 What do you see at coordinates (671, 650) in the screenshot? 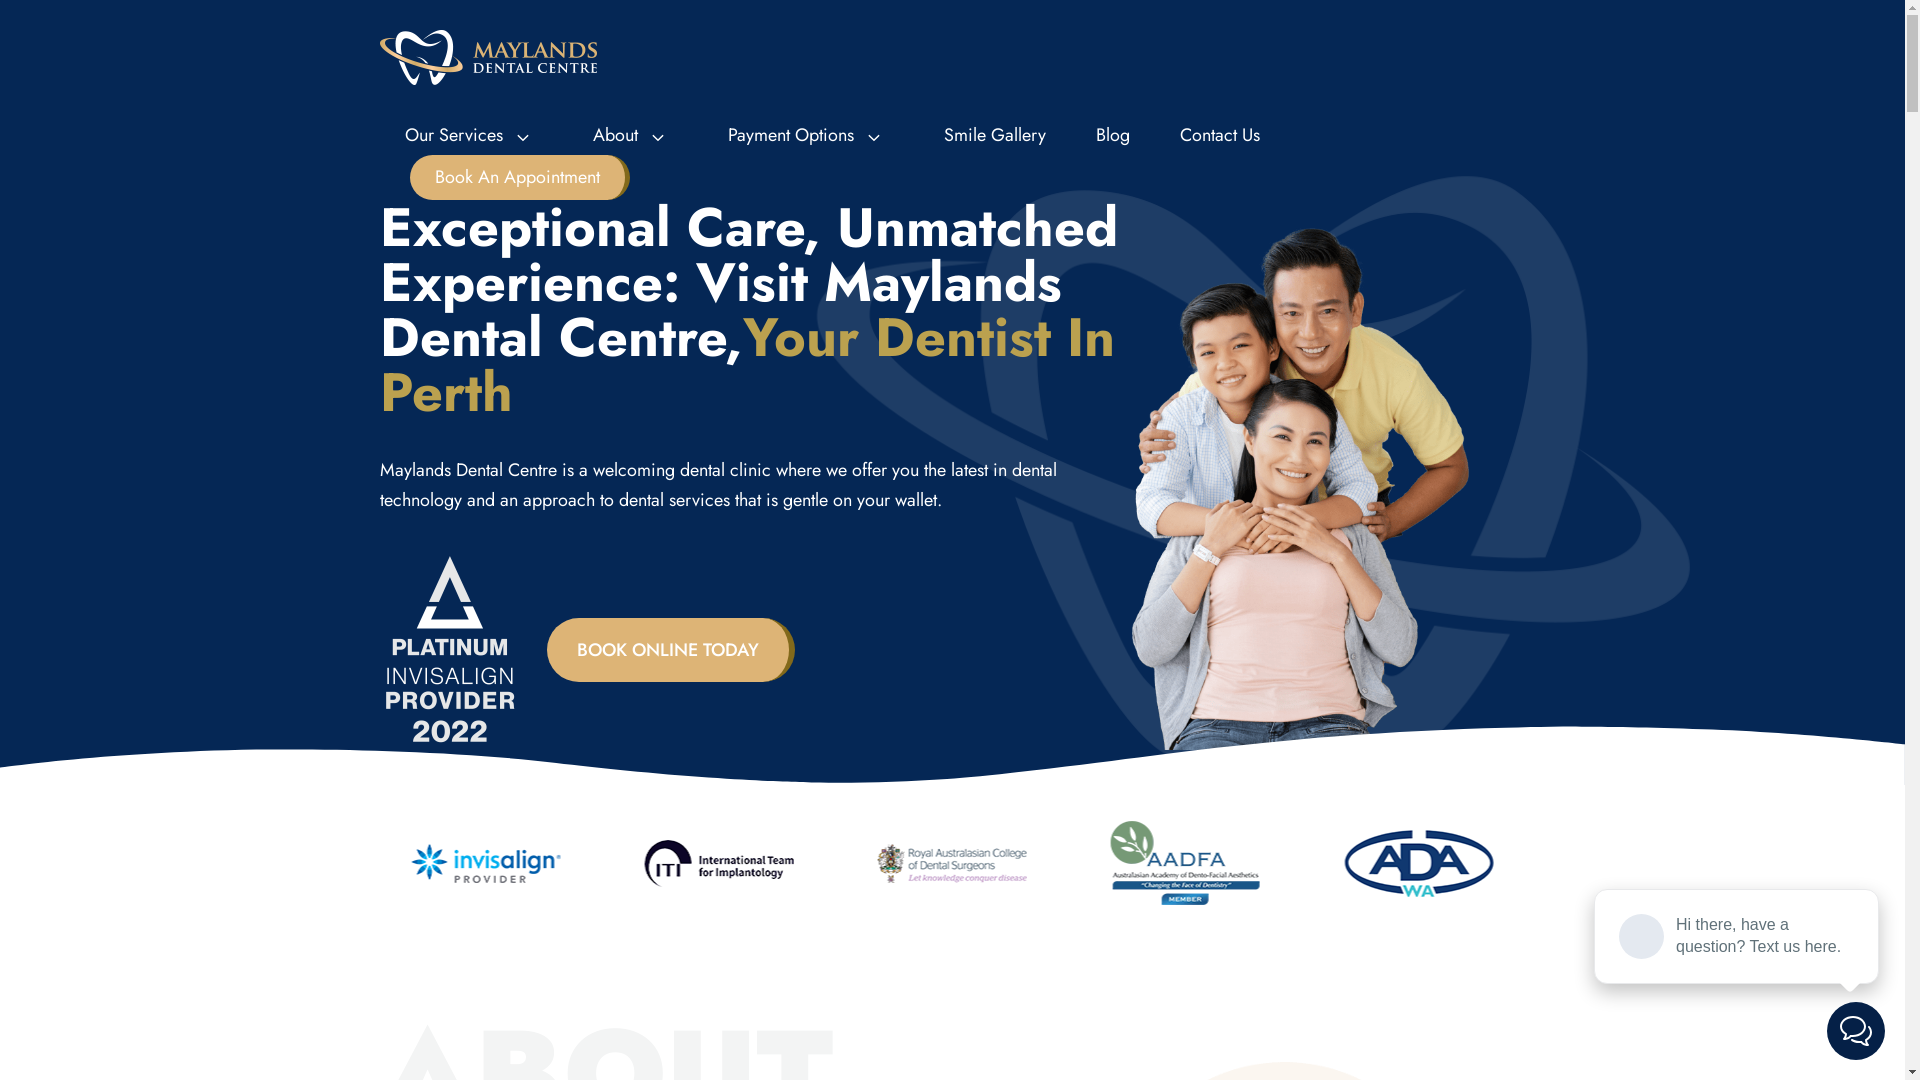
I see `'BOOK ONLINE TODAY'` at bounding box center [671, 650].